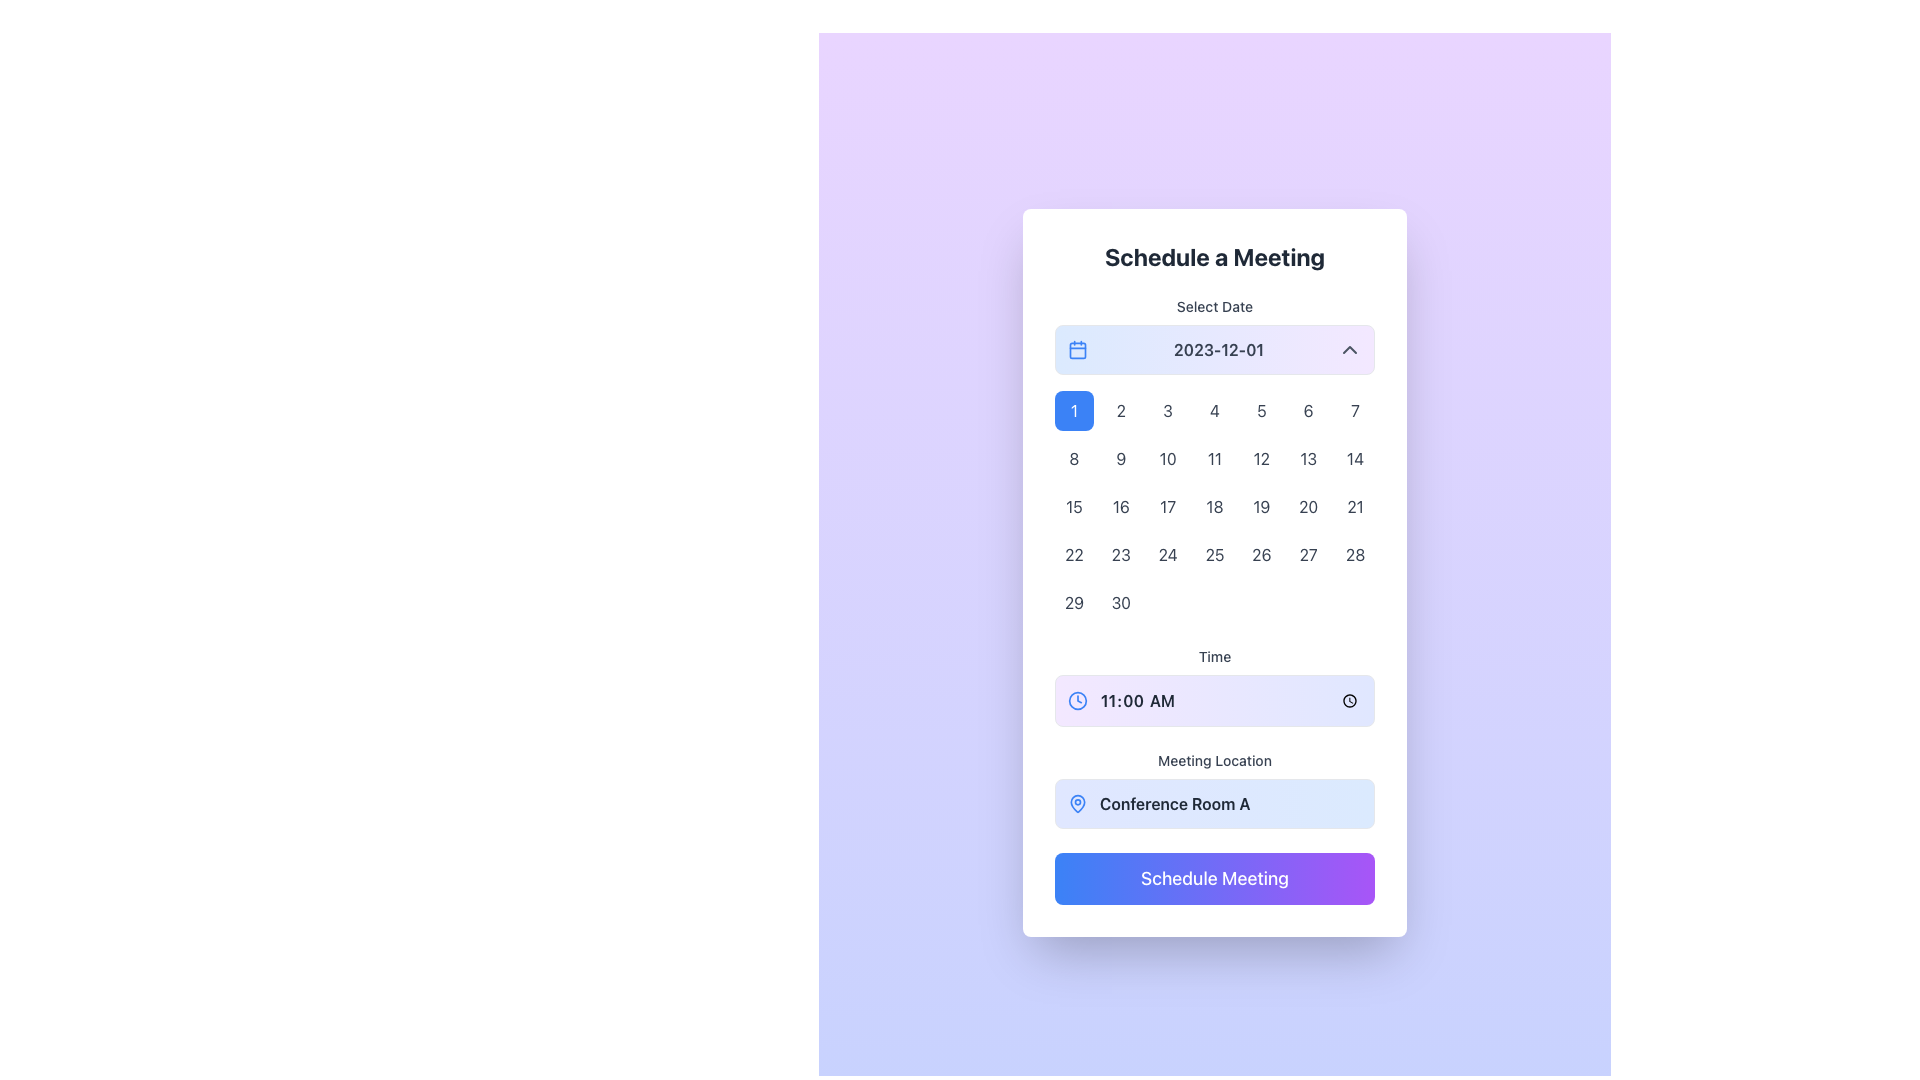 The image size is (1920, 1080). I want to click on the date selector dropdown button located under the 'Select Date' header, so click(1213, 349).